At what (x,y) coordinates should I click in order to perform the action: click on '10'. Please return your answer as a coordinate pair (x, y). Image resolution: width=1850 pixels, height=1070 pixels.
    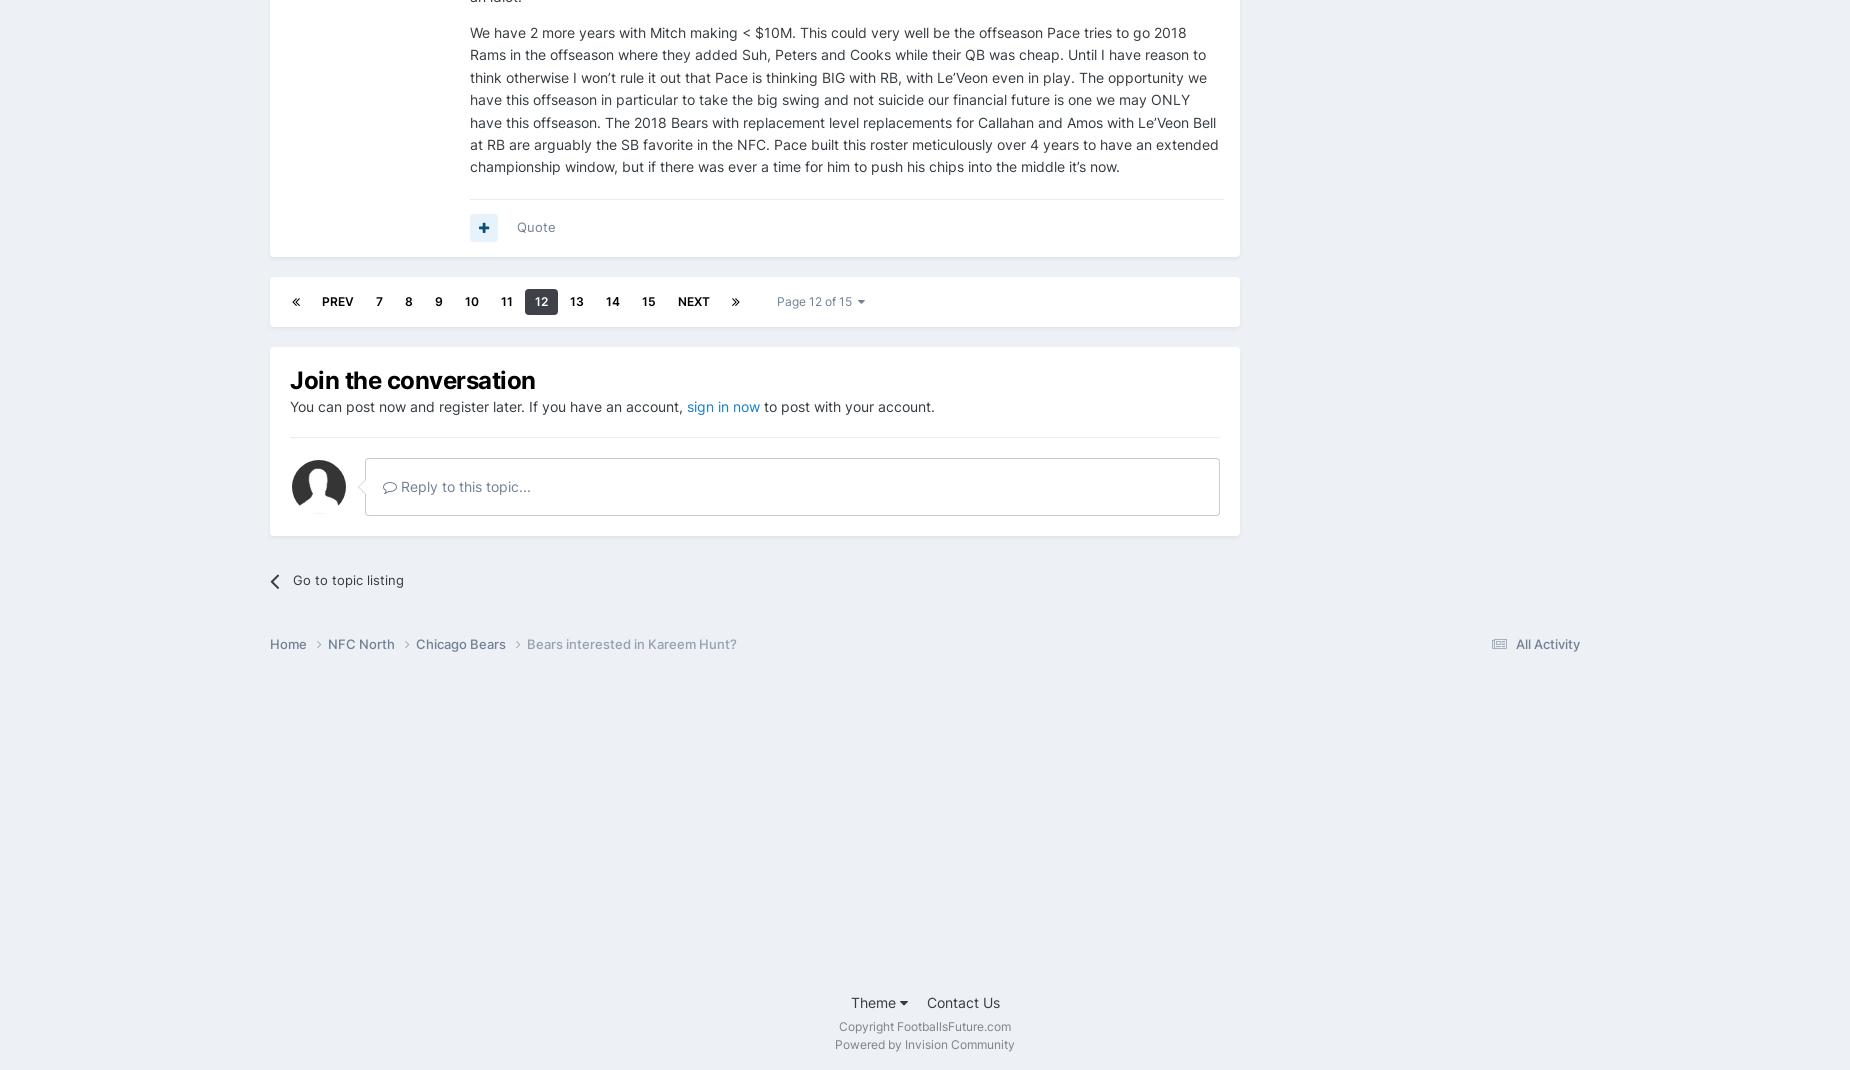
    Looking at the image, I should click on (465, 300).